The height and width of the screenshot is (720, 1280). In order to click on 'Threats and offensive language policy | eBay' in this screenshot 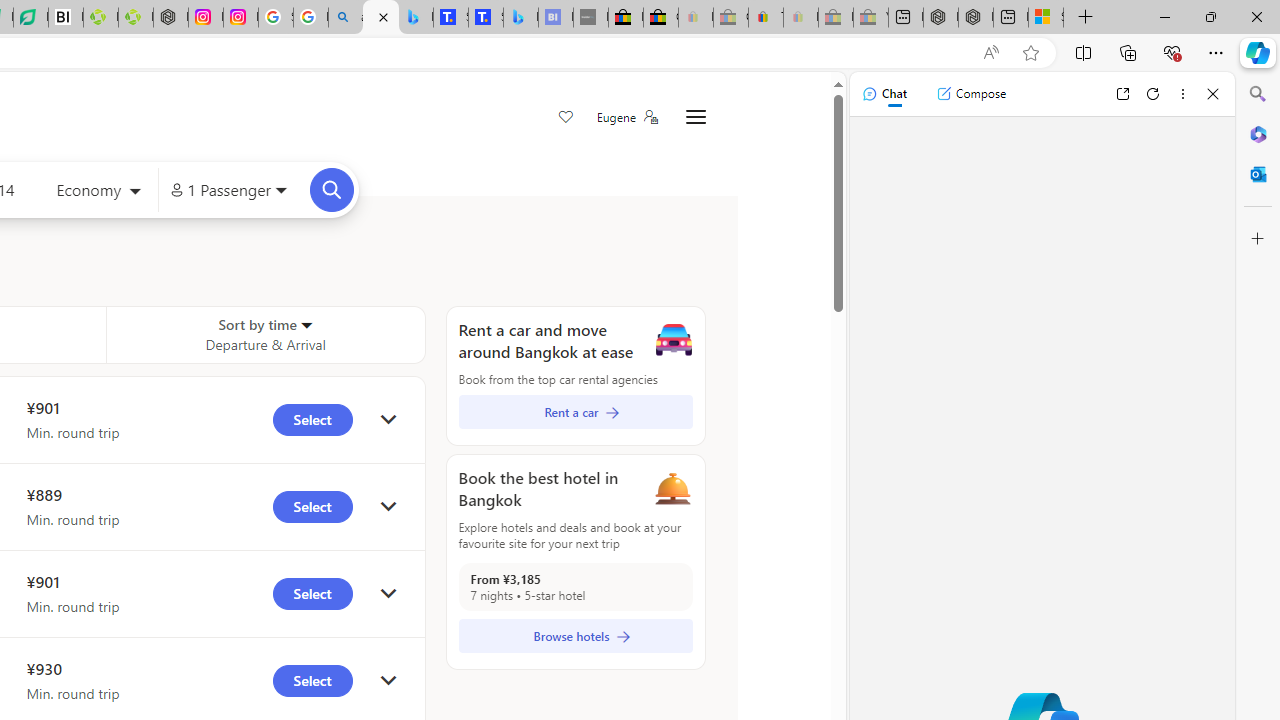, I will do `click(765, 17)`.